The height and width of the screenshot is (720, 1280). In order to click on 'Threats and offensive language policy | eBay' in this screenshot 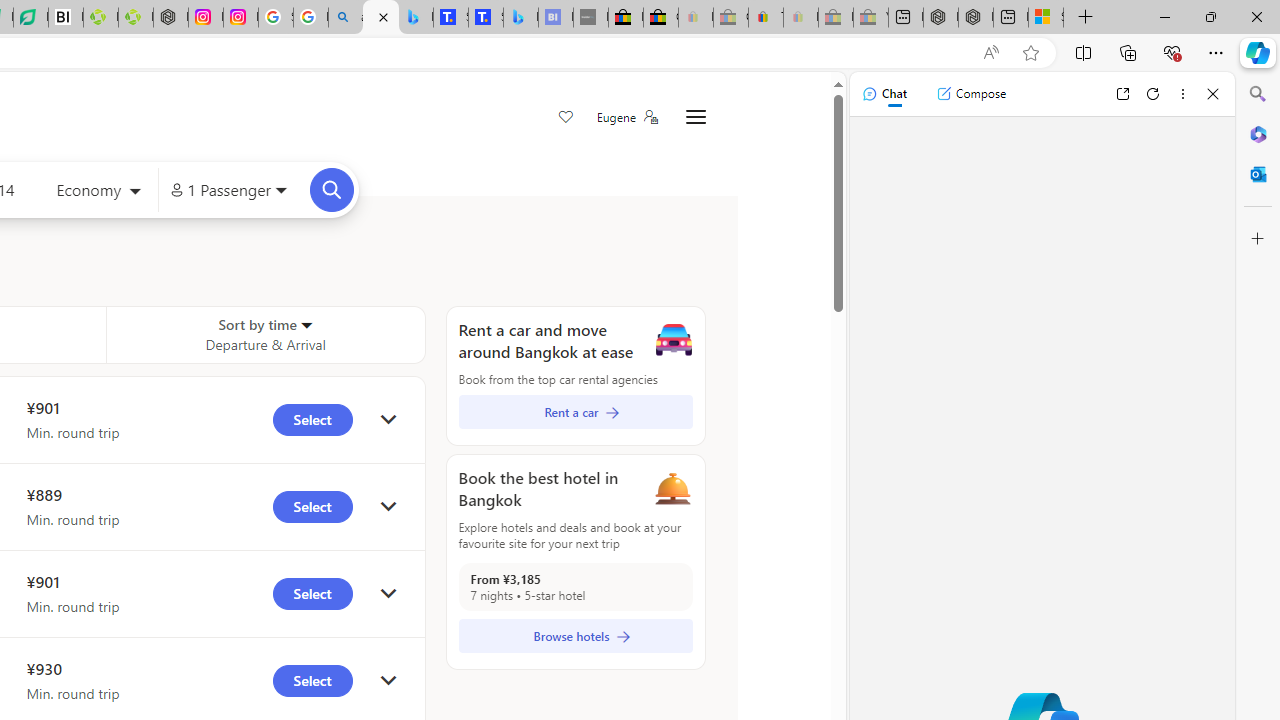, I will do `click(765, 17)`.